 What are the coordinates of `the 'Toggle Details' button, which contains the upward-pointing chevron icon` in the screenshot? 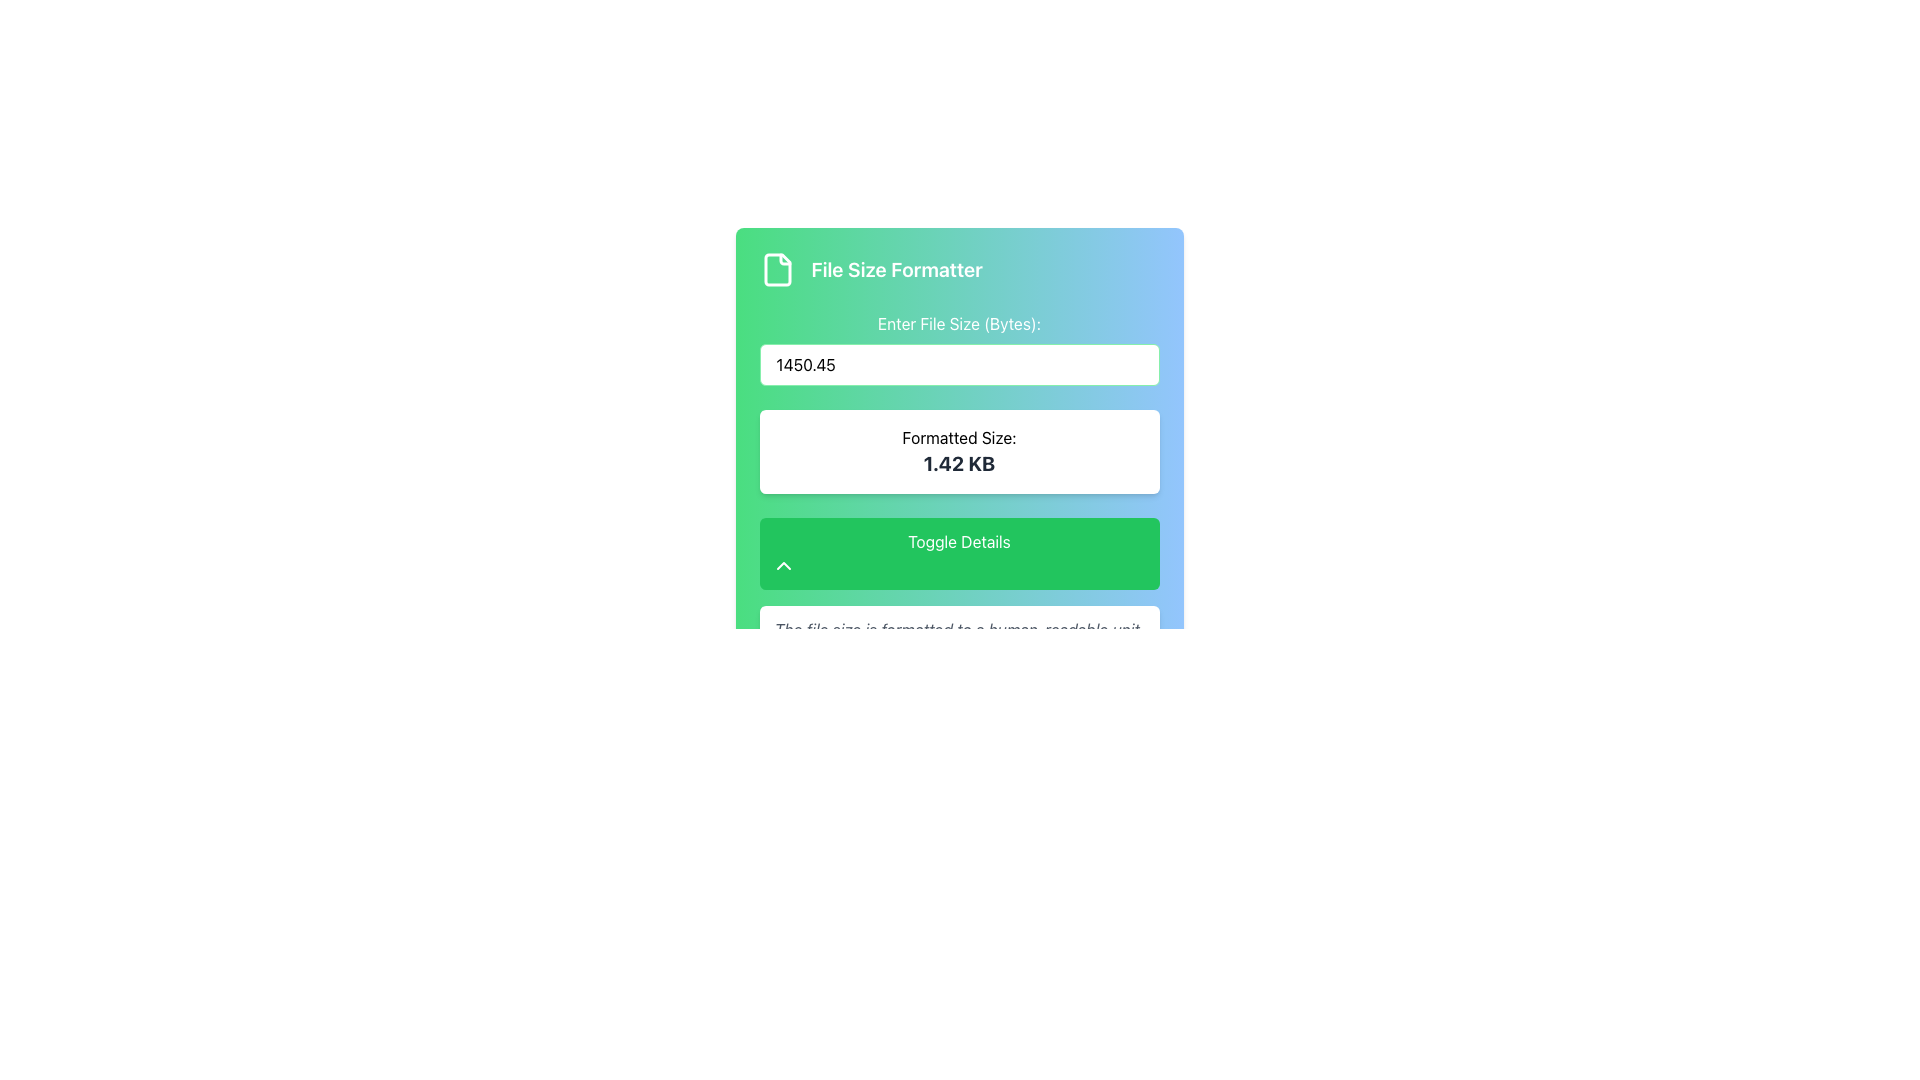 It's located at (782, 566).